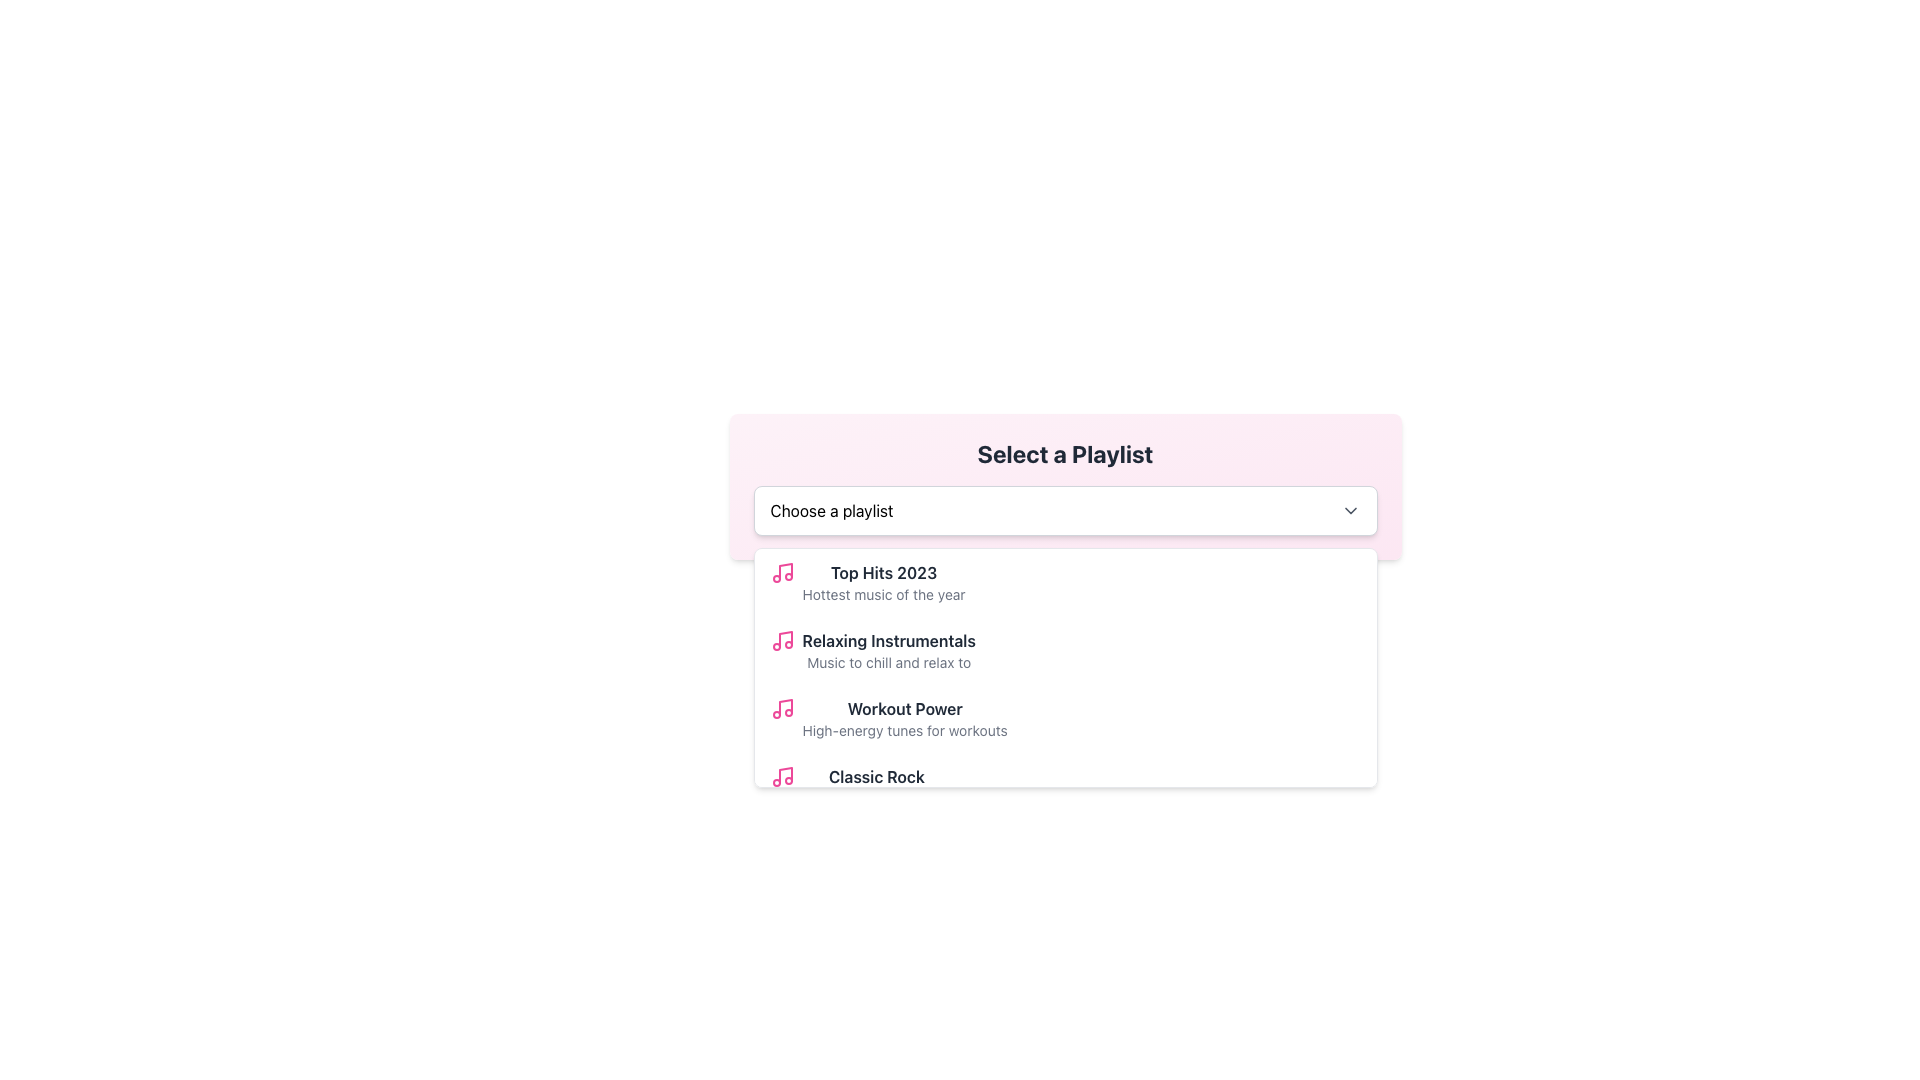 The height and width of the screenshot is (1080, 1920). Describe the element at coordinates (1064, 651) in the screenshot. I see `the second list item in the playlist selector titled 'Relaxing Instrumentals'` at that location.